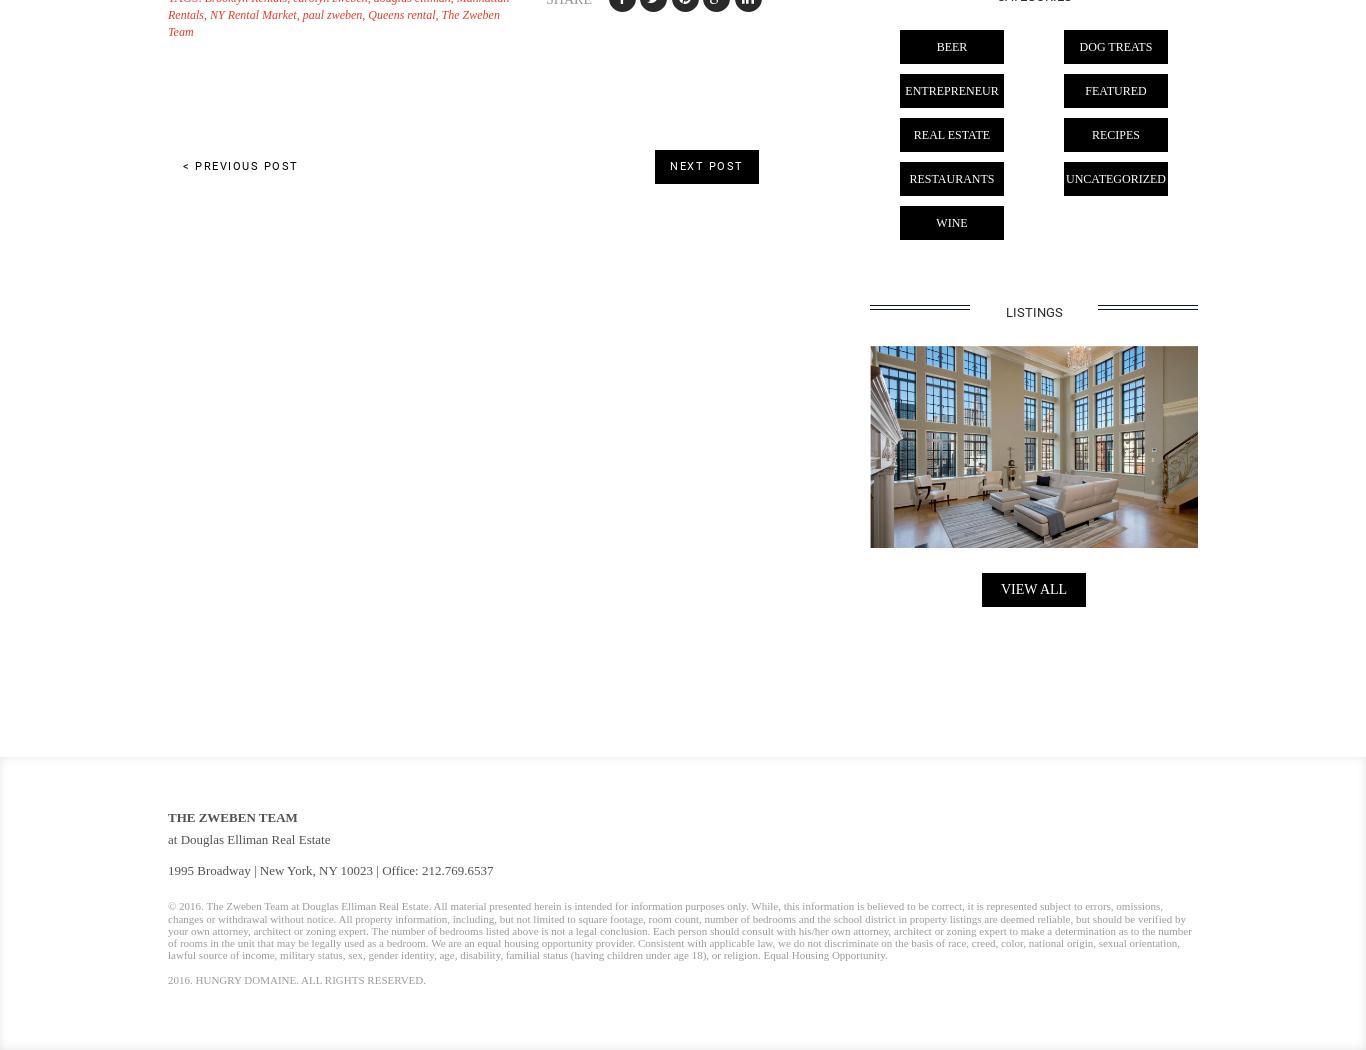  What do you see at coordinates (678, 929) in the screenshot?
I see `'© 2016. The Zweben Team at Douglas Elliman Real Estate. All material presented herein is intended for information purposes only. While, this information is believed to be correct, it is represented subject to errors, omissions, changes or withdrawal without notice. All property information, including, but not limited to square footage, room count, number of bedrooms and the school district in property listings are deemed reliable, but should be verified by your own attorney, architect or zoning expert. The number of bedrooms listed above is not a legal conclusion. Each person should consult with his/her own attorney, architect or zoning expert to make a determination as to the number of rooms in the unit that may be legally used as a bedroom. We are an equal housing opportunity provider. Consistent with applicable law, we do not discriminate on the basis of race, creed, color, national origin, sexual orientation, lawful source of income, military status, sex, gender identity, age, disability, familial status (having children under age 18), or religion. Equal Housing Opportunity.'` at bounding box center [678, 929].